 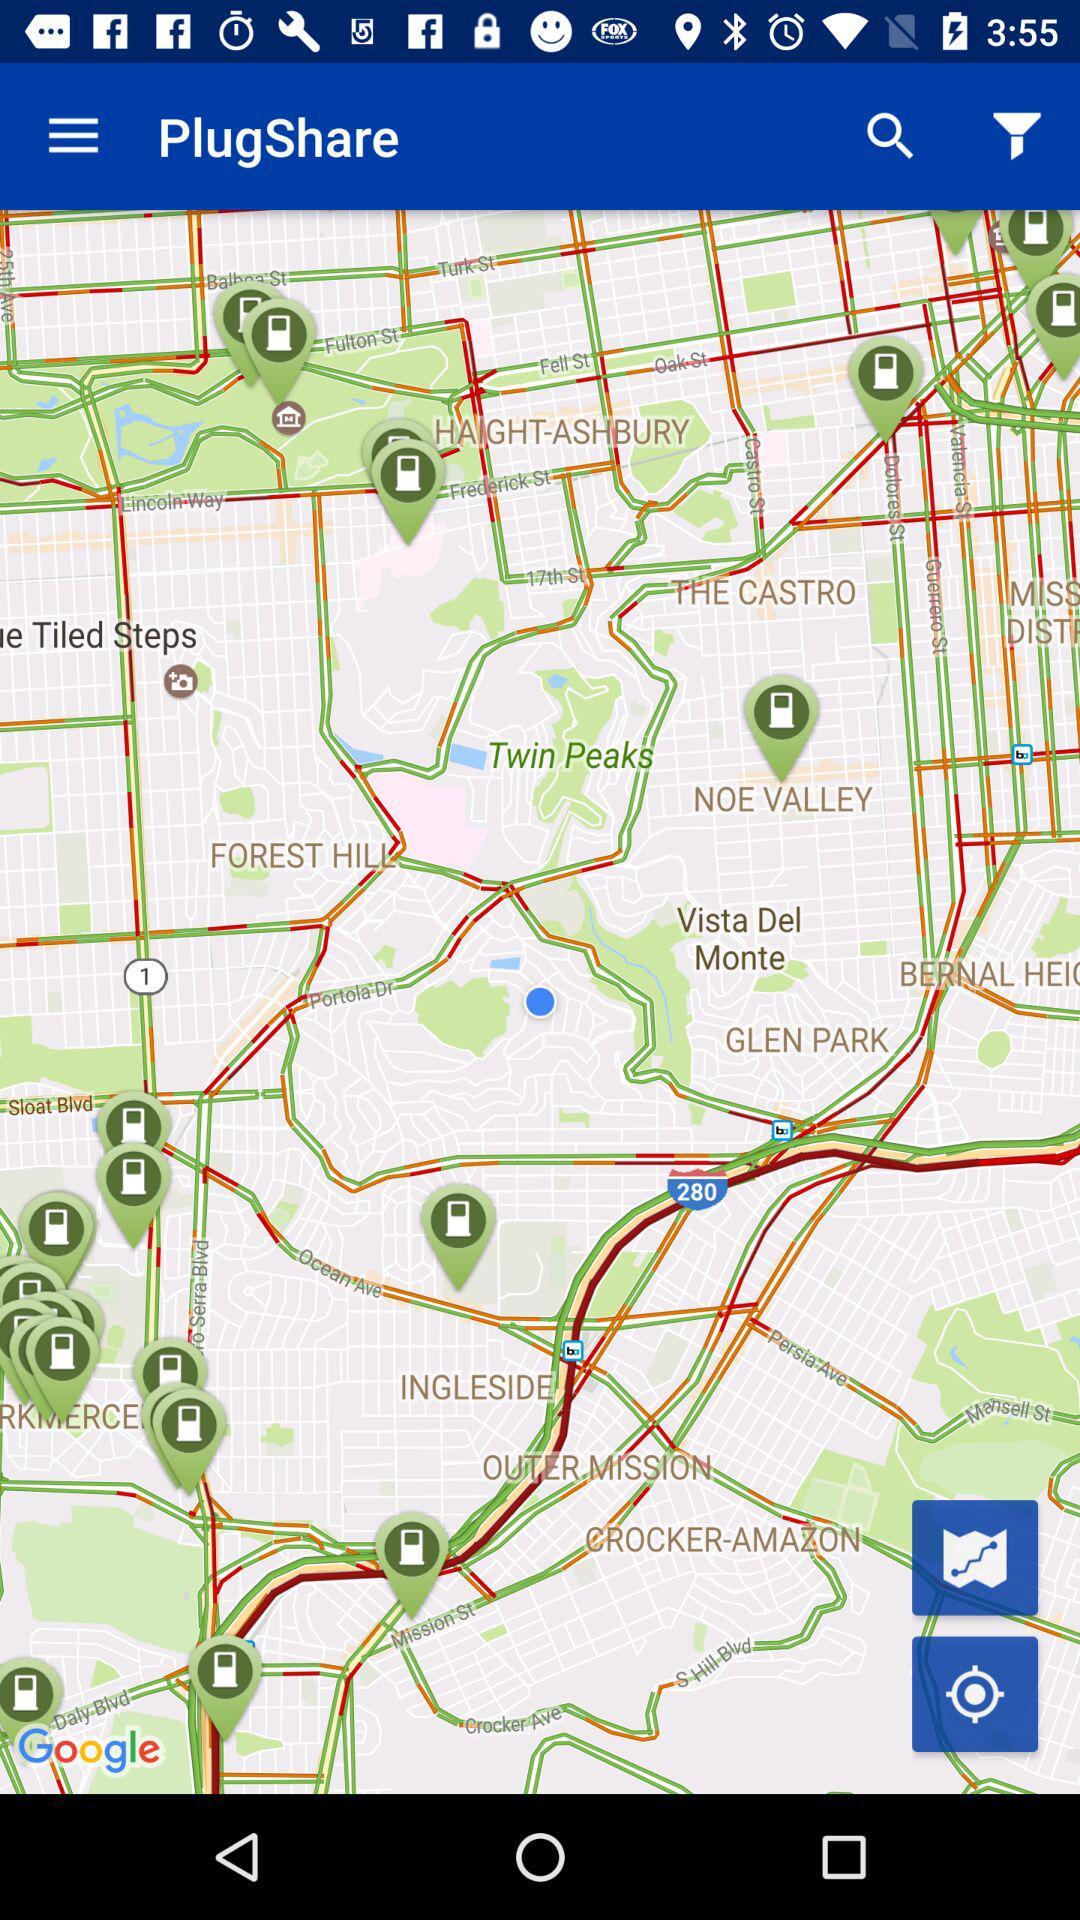 What do you see at coordinates (974, 1556) in the screenshot?
I see `open map` at bounding box center [974, 1556].